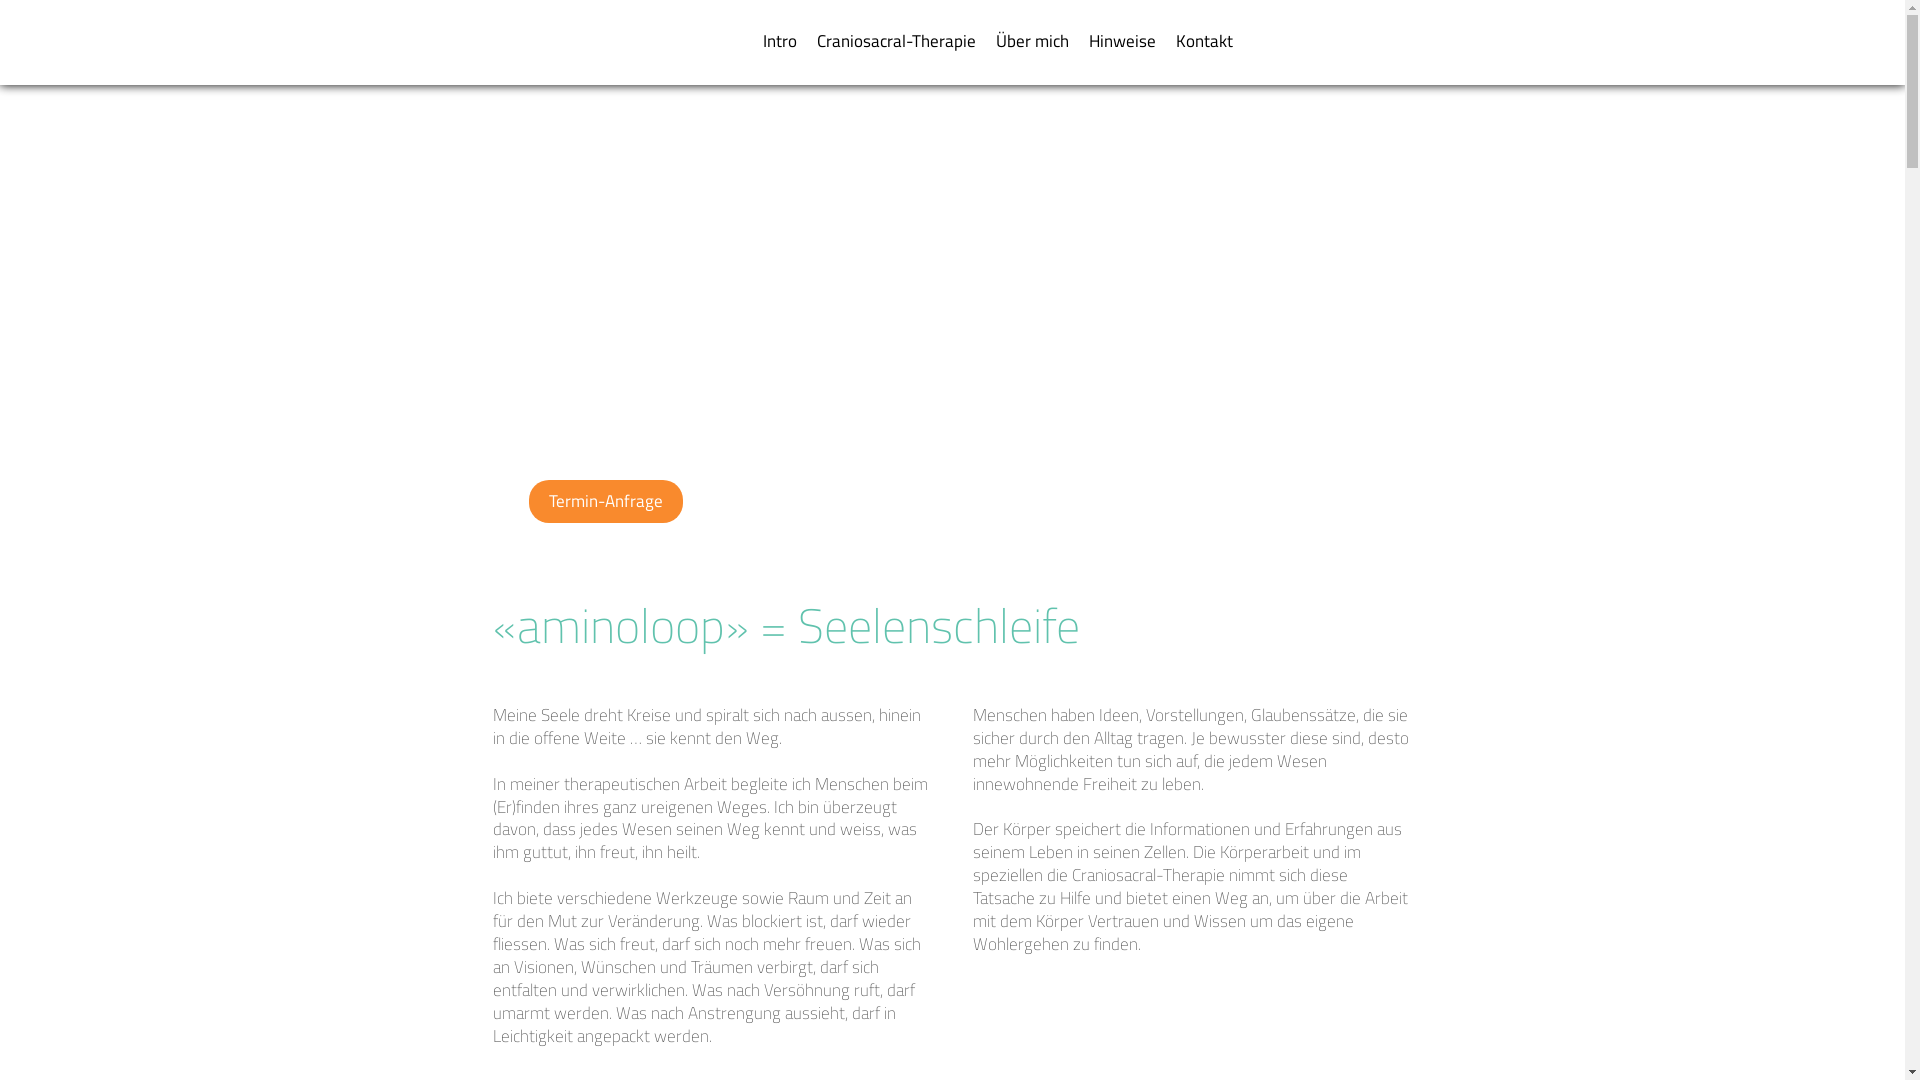 The height and width of the screenshot is (1080, 1920). Describe the element at coordinates (894, 41) in the screenshot. I see `'Craniosacral-Therapie'` at that location.